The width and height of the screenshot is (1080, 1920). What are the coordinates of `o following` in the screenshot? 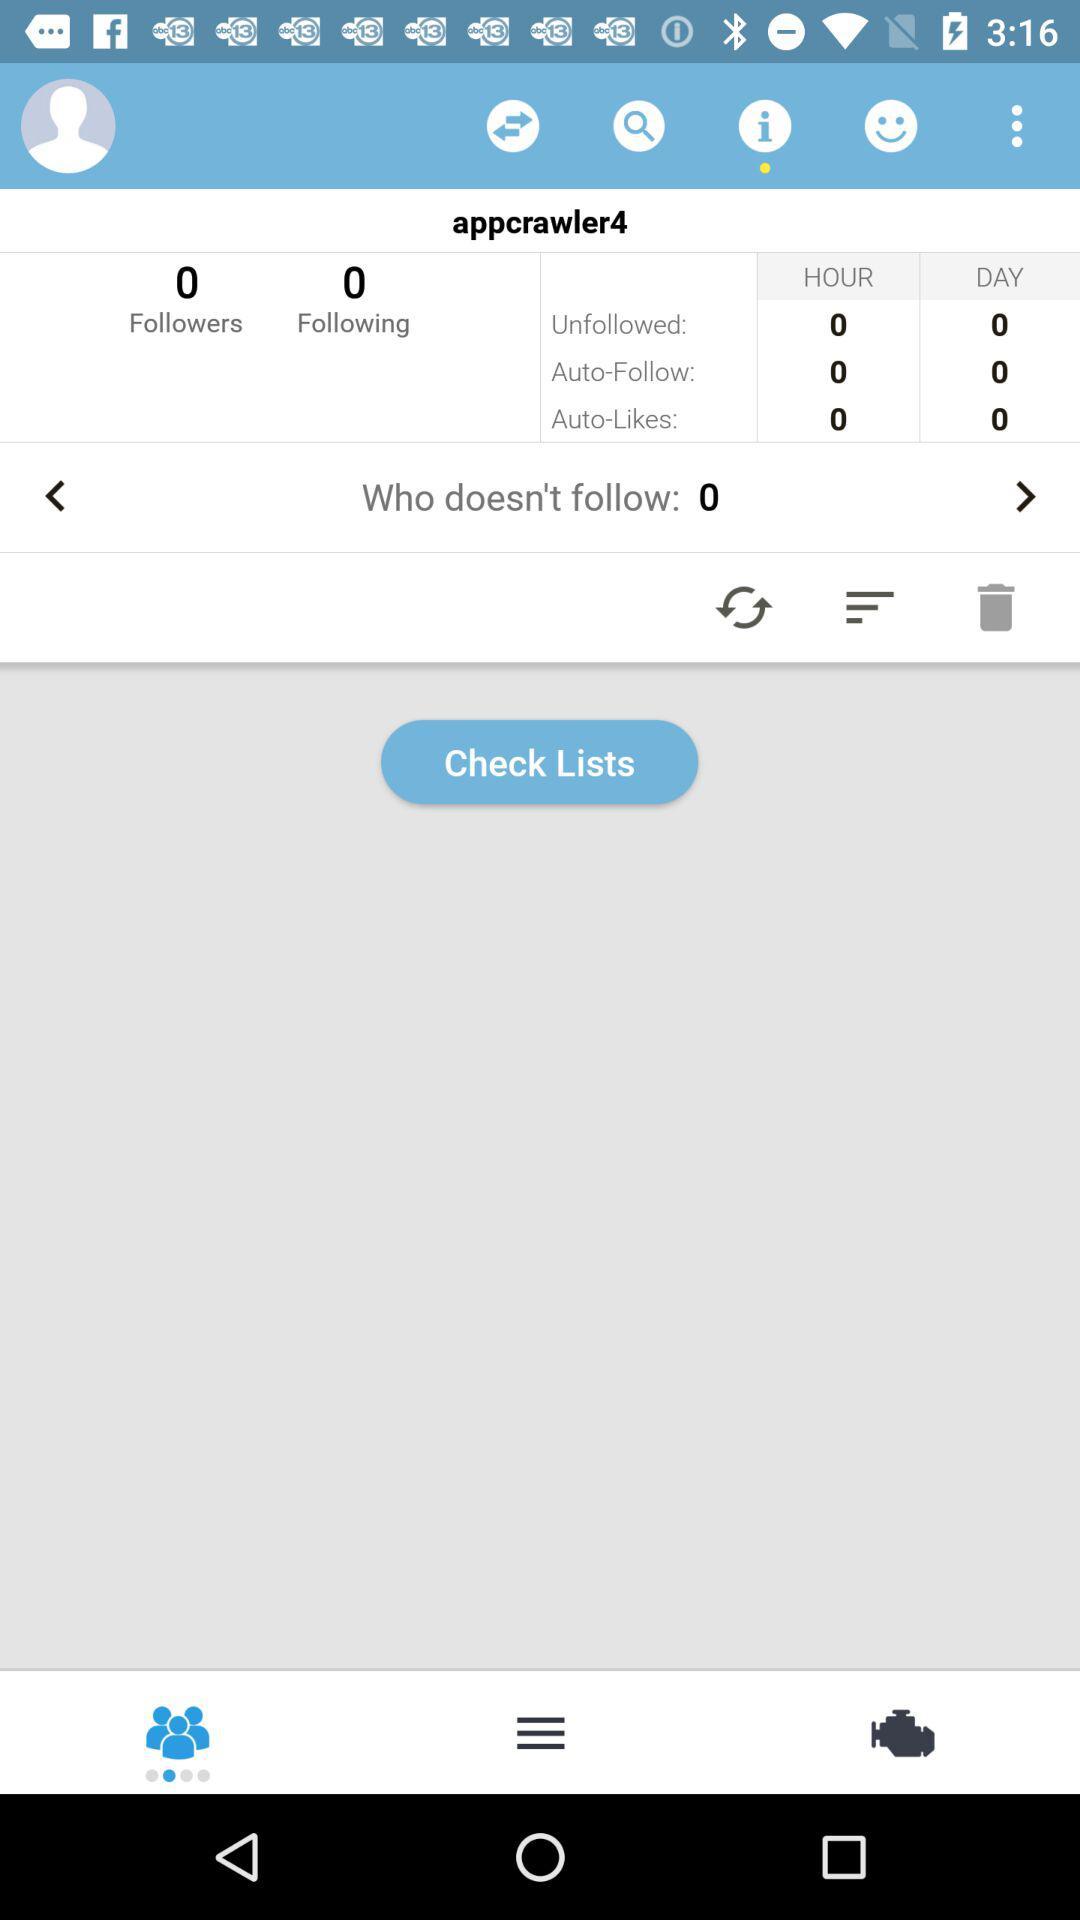 It's located at (352, 295).